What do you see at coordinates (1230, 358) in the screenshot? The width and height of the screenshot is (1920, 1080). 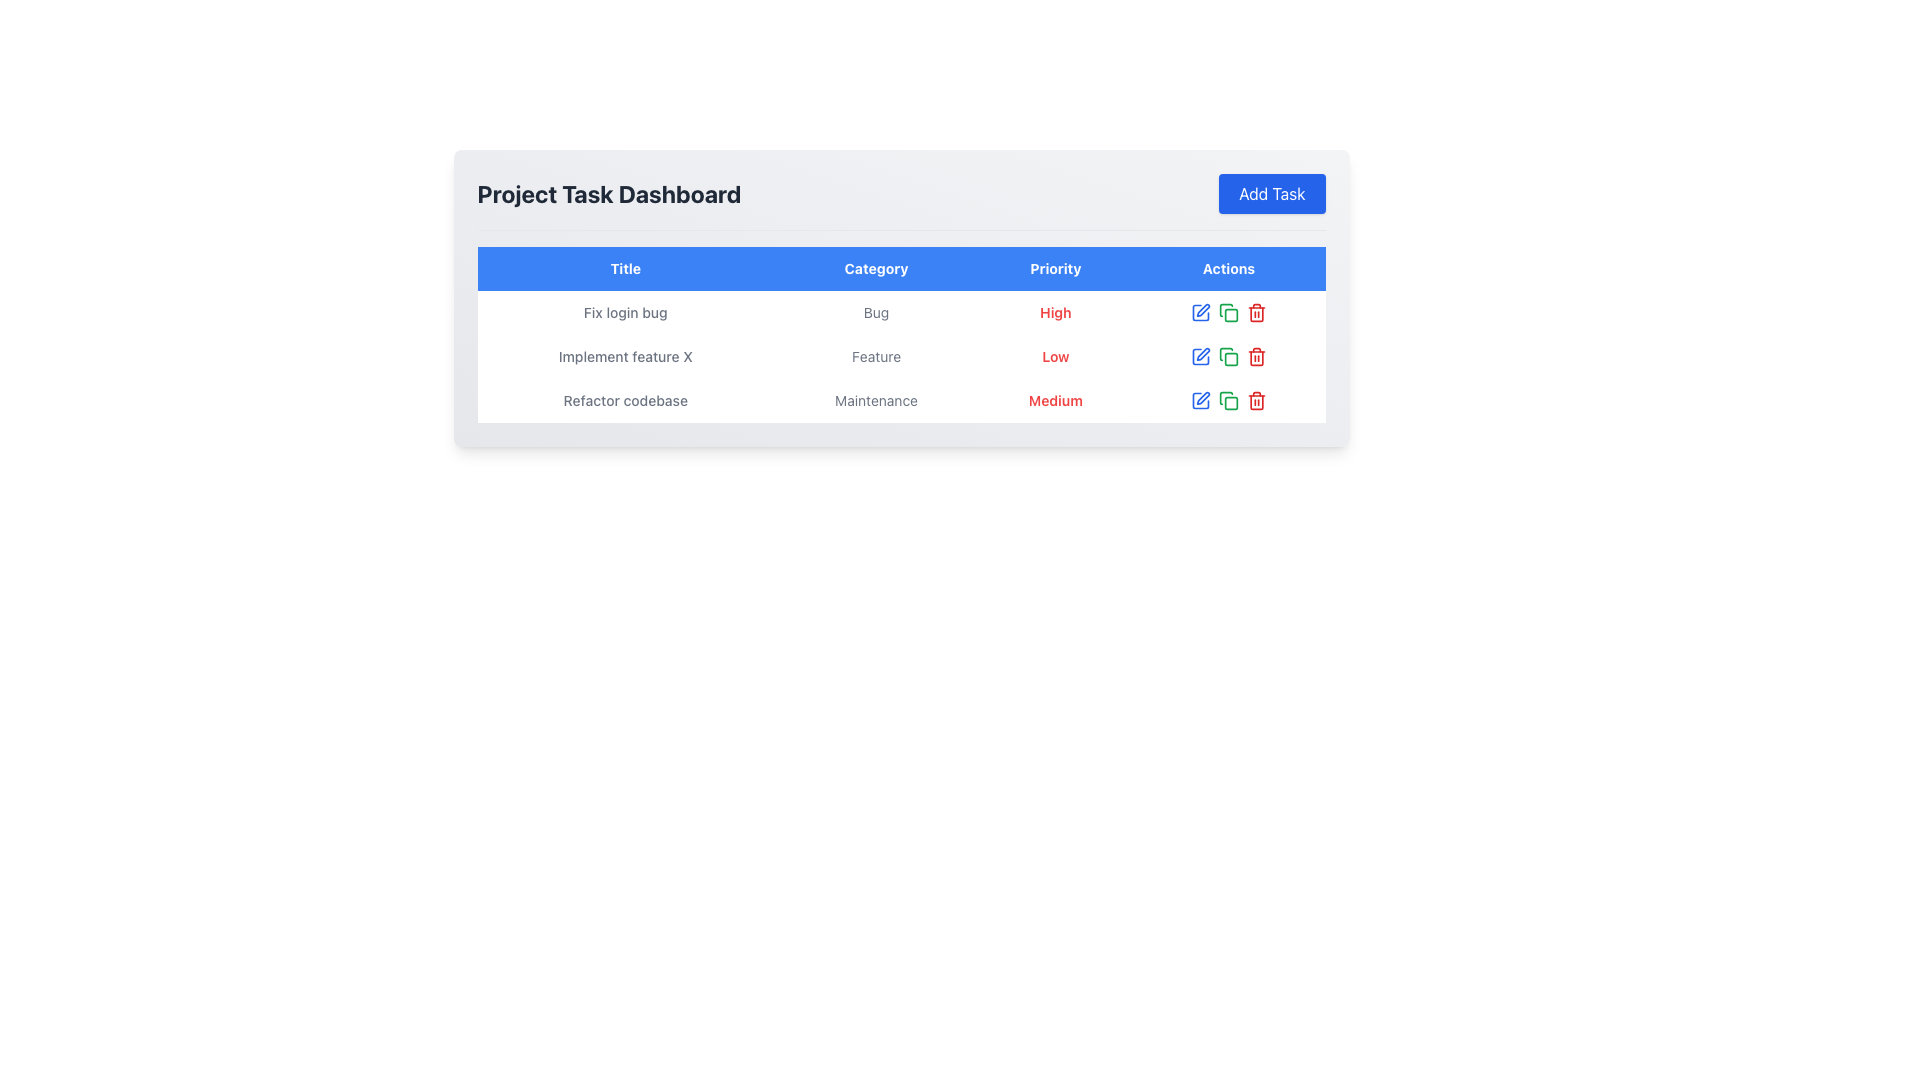 I see `the copy icon located in the 'Actions' column of the table row, positioned to the right of the last listed task` at bounding box center [1230, 358].